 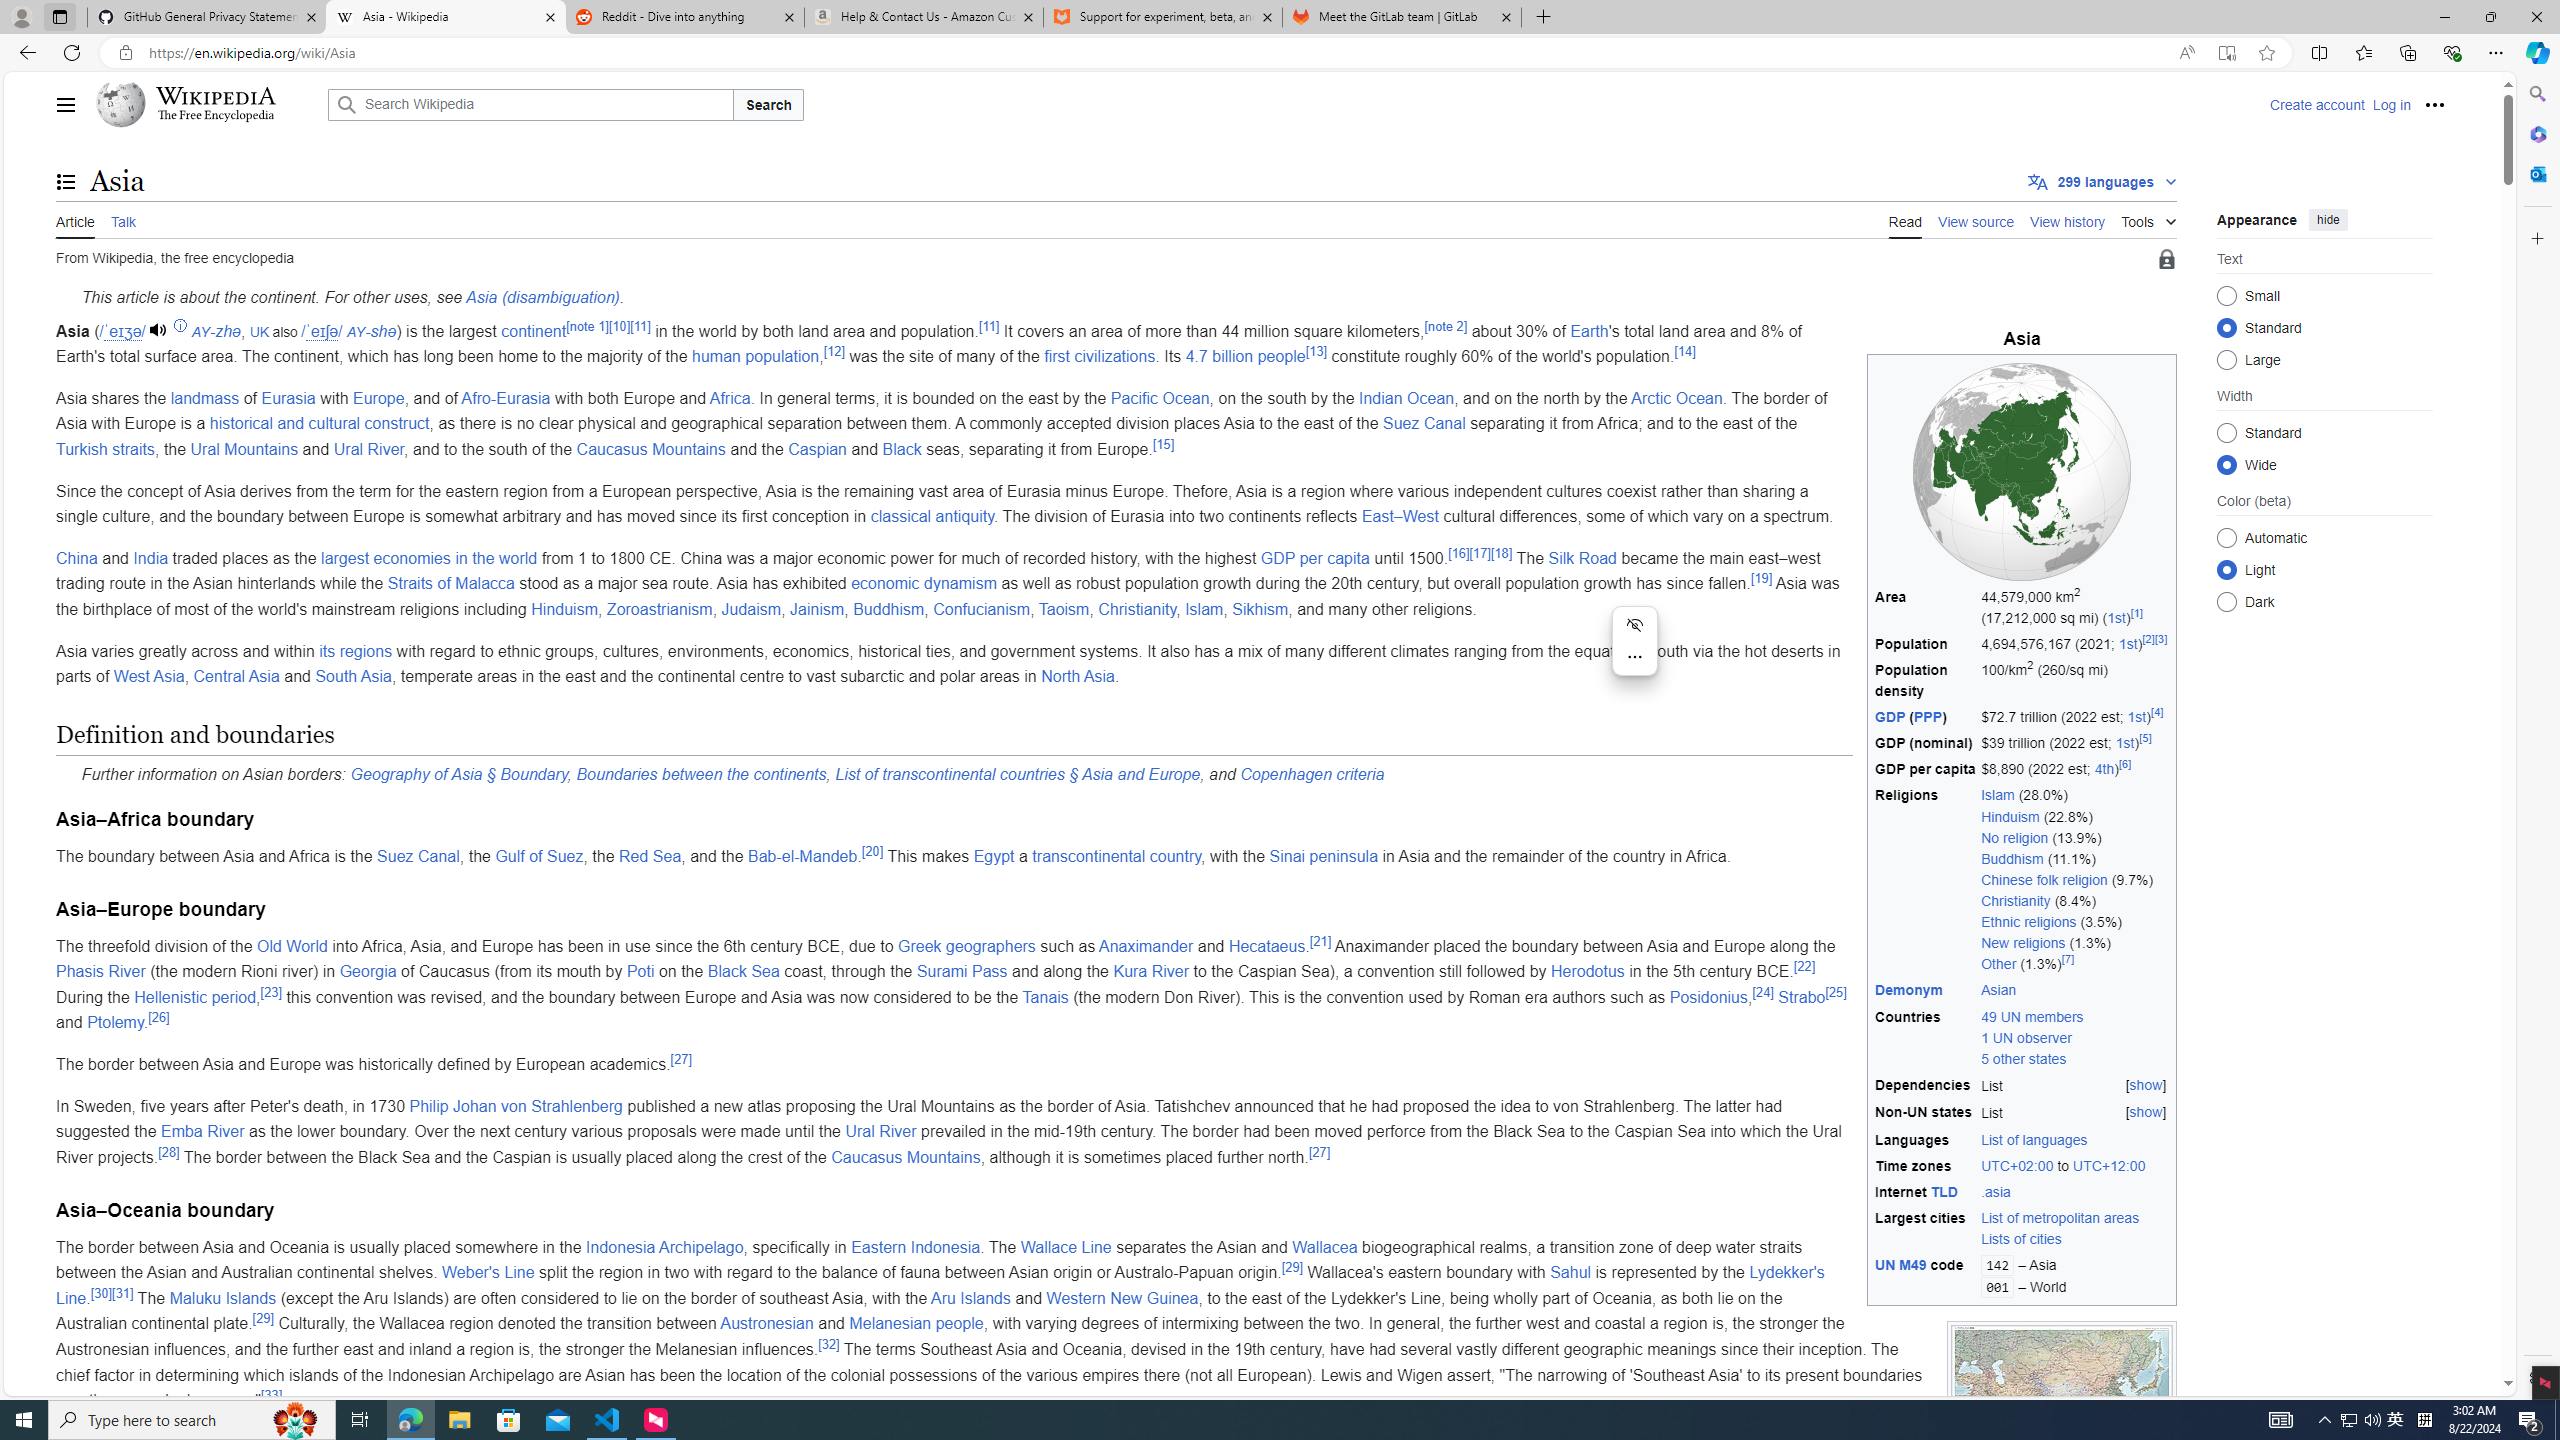 I want to click on 'Class: infobox-image', so click(x=2021, y=471).